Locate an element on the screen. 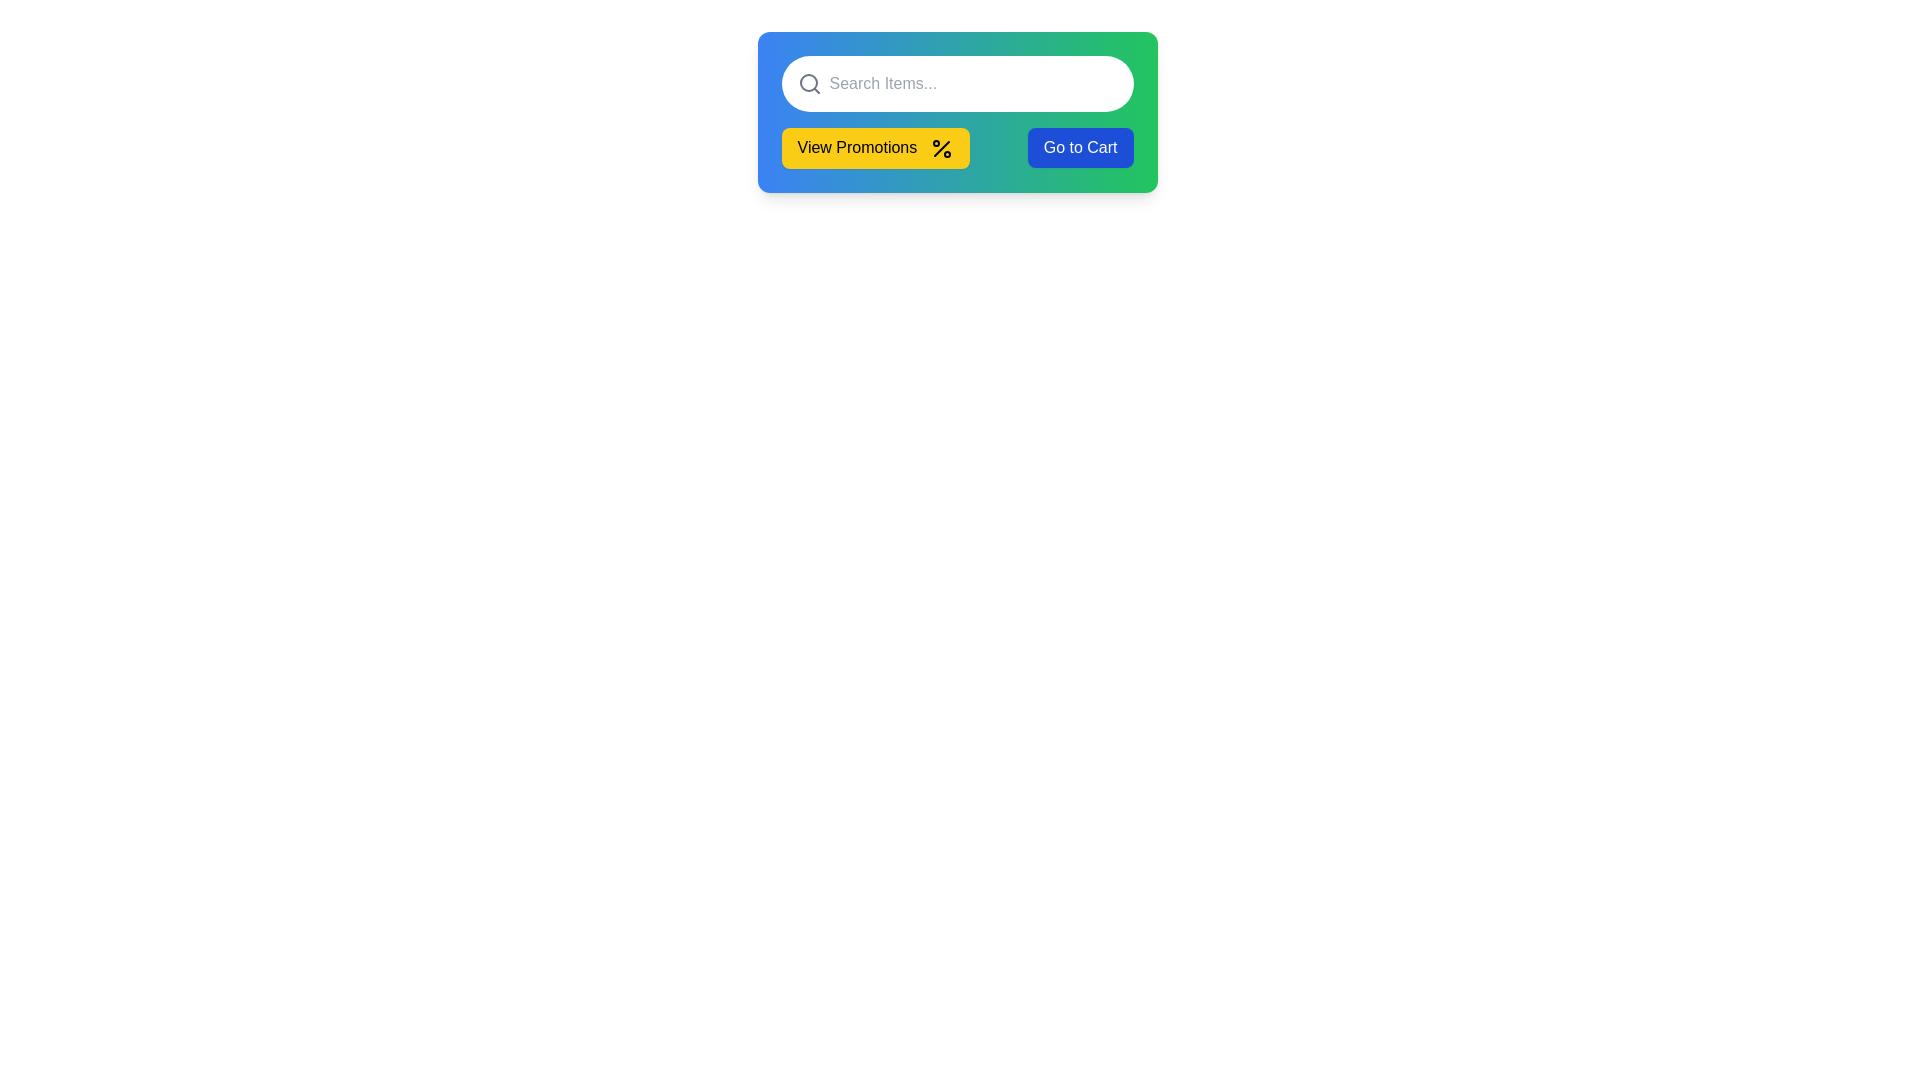 This screenshot has height=1080, width=1920. the medium-sized dark blue button labeled 'Go to Cart' is located at coordinates (1079, 147).